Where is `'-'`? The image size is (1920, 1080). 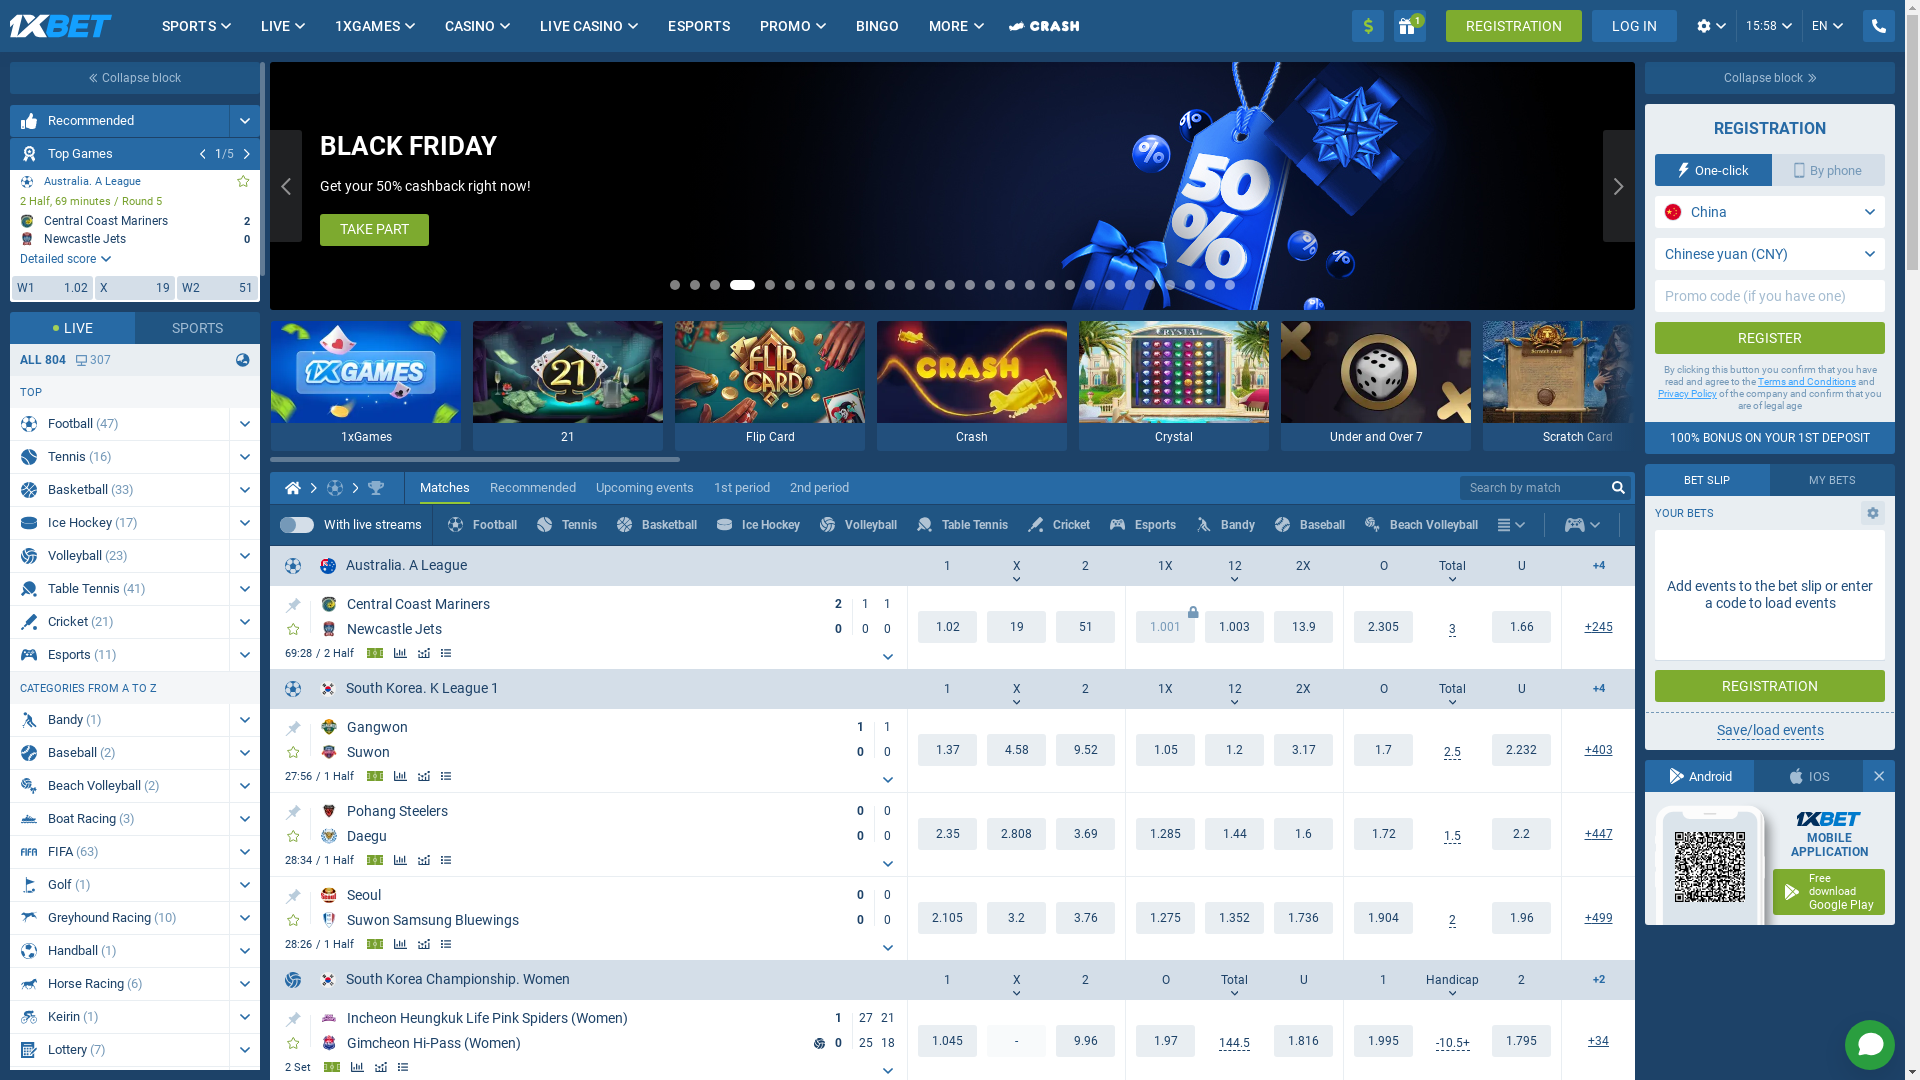 '-' is located at coordinates (1016, 1040).